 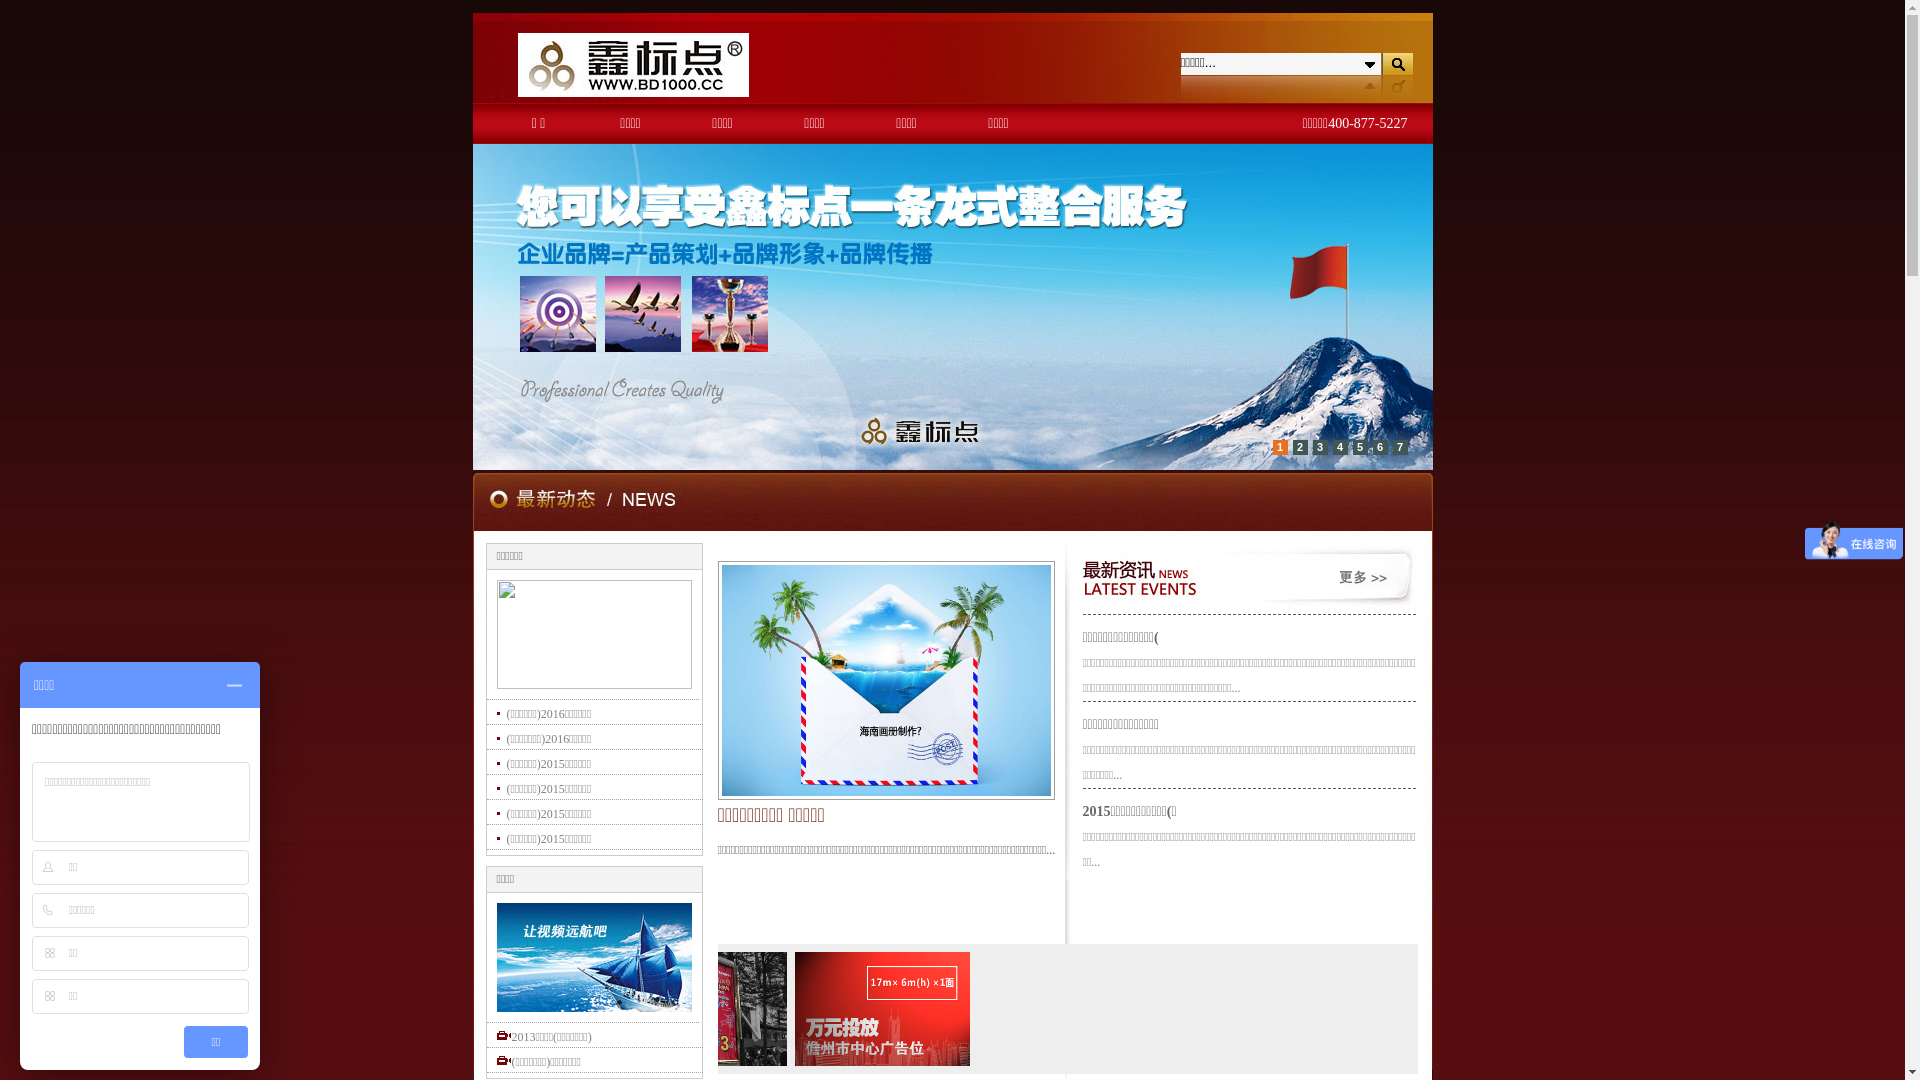 I want to click on '3', so click(x=1319, y=446).